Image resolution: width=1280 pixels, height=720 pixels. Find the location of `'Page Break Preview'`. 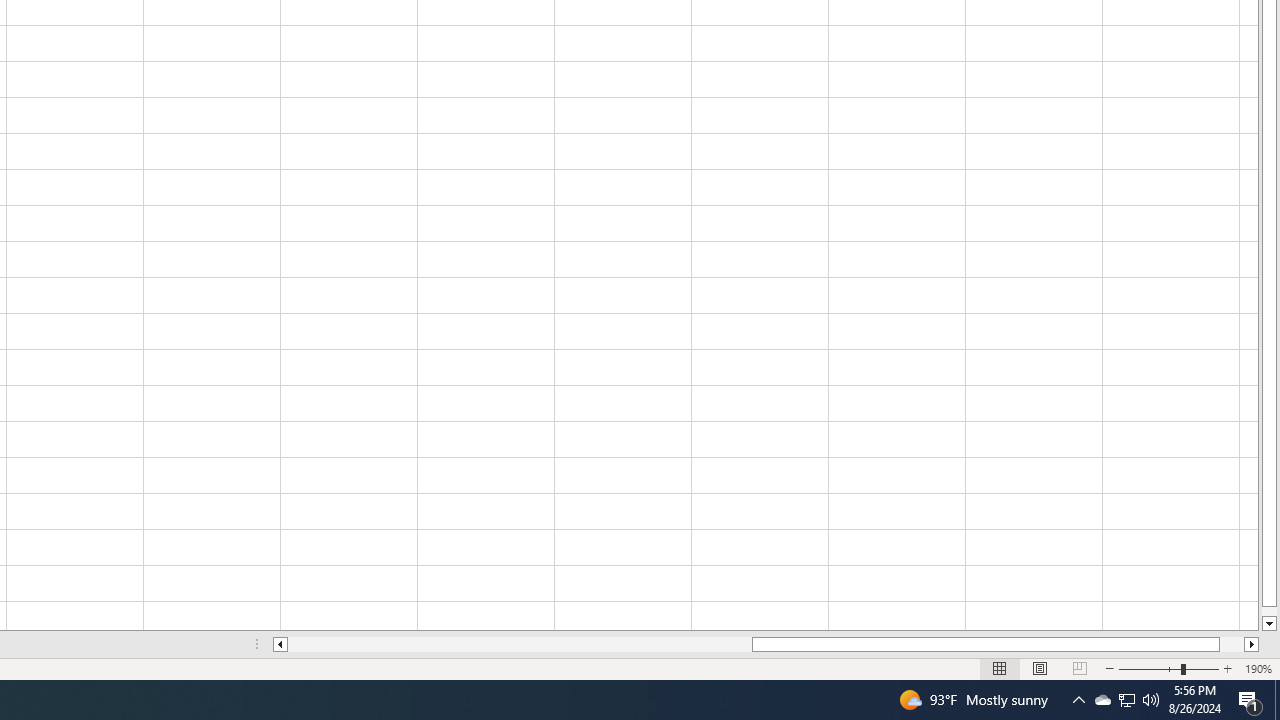

'Page Break Preview' is located at coordinates (1078, 669).